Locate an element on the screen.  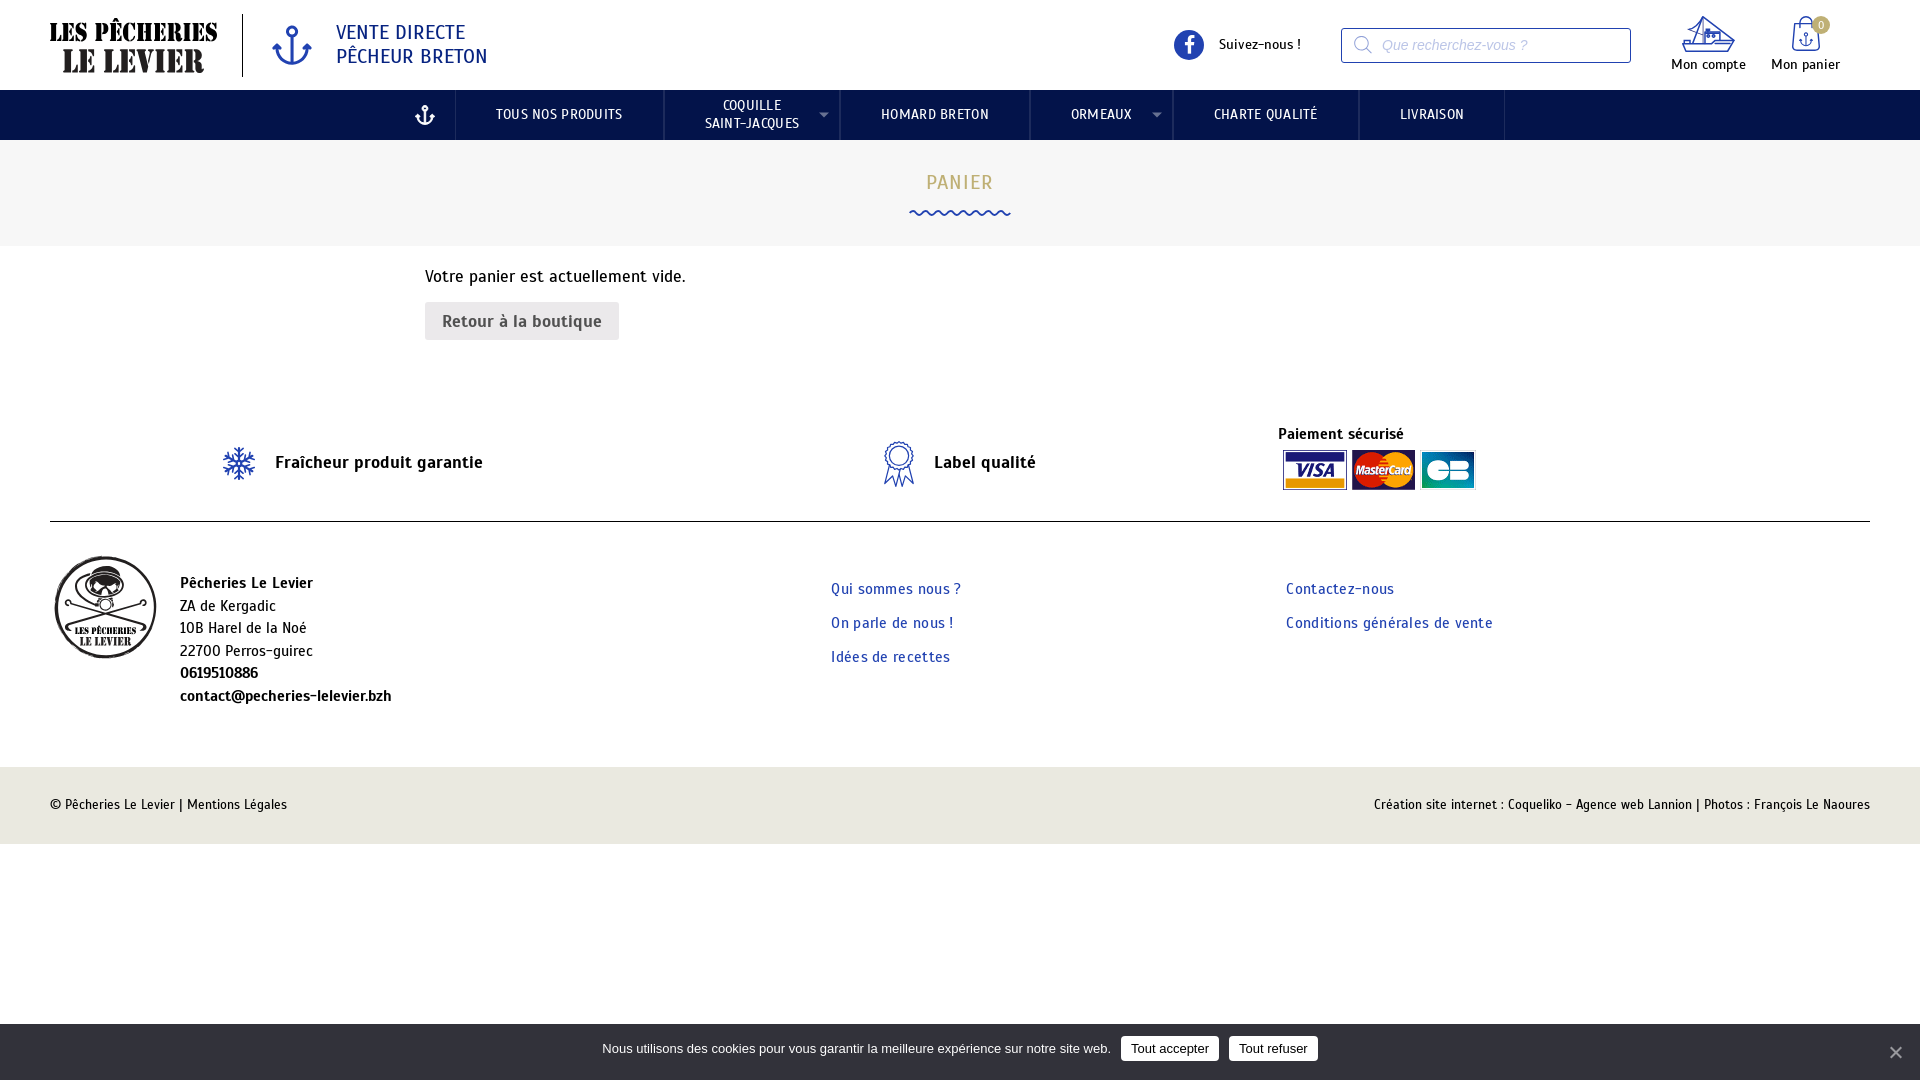
'Qui sommes nous ?' is located at coordinates (895, 588).